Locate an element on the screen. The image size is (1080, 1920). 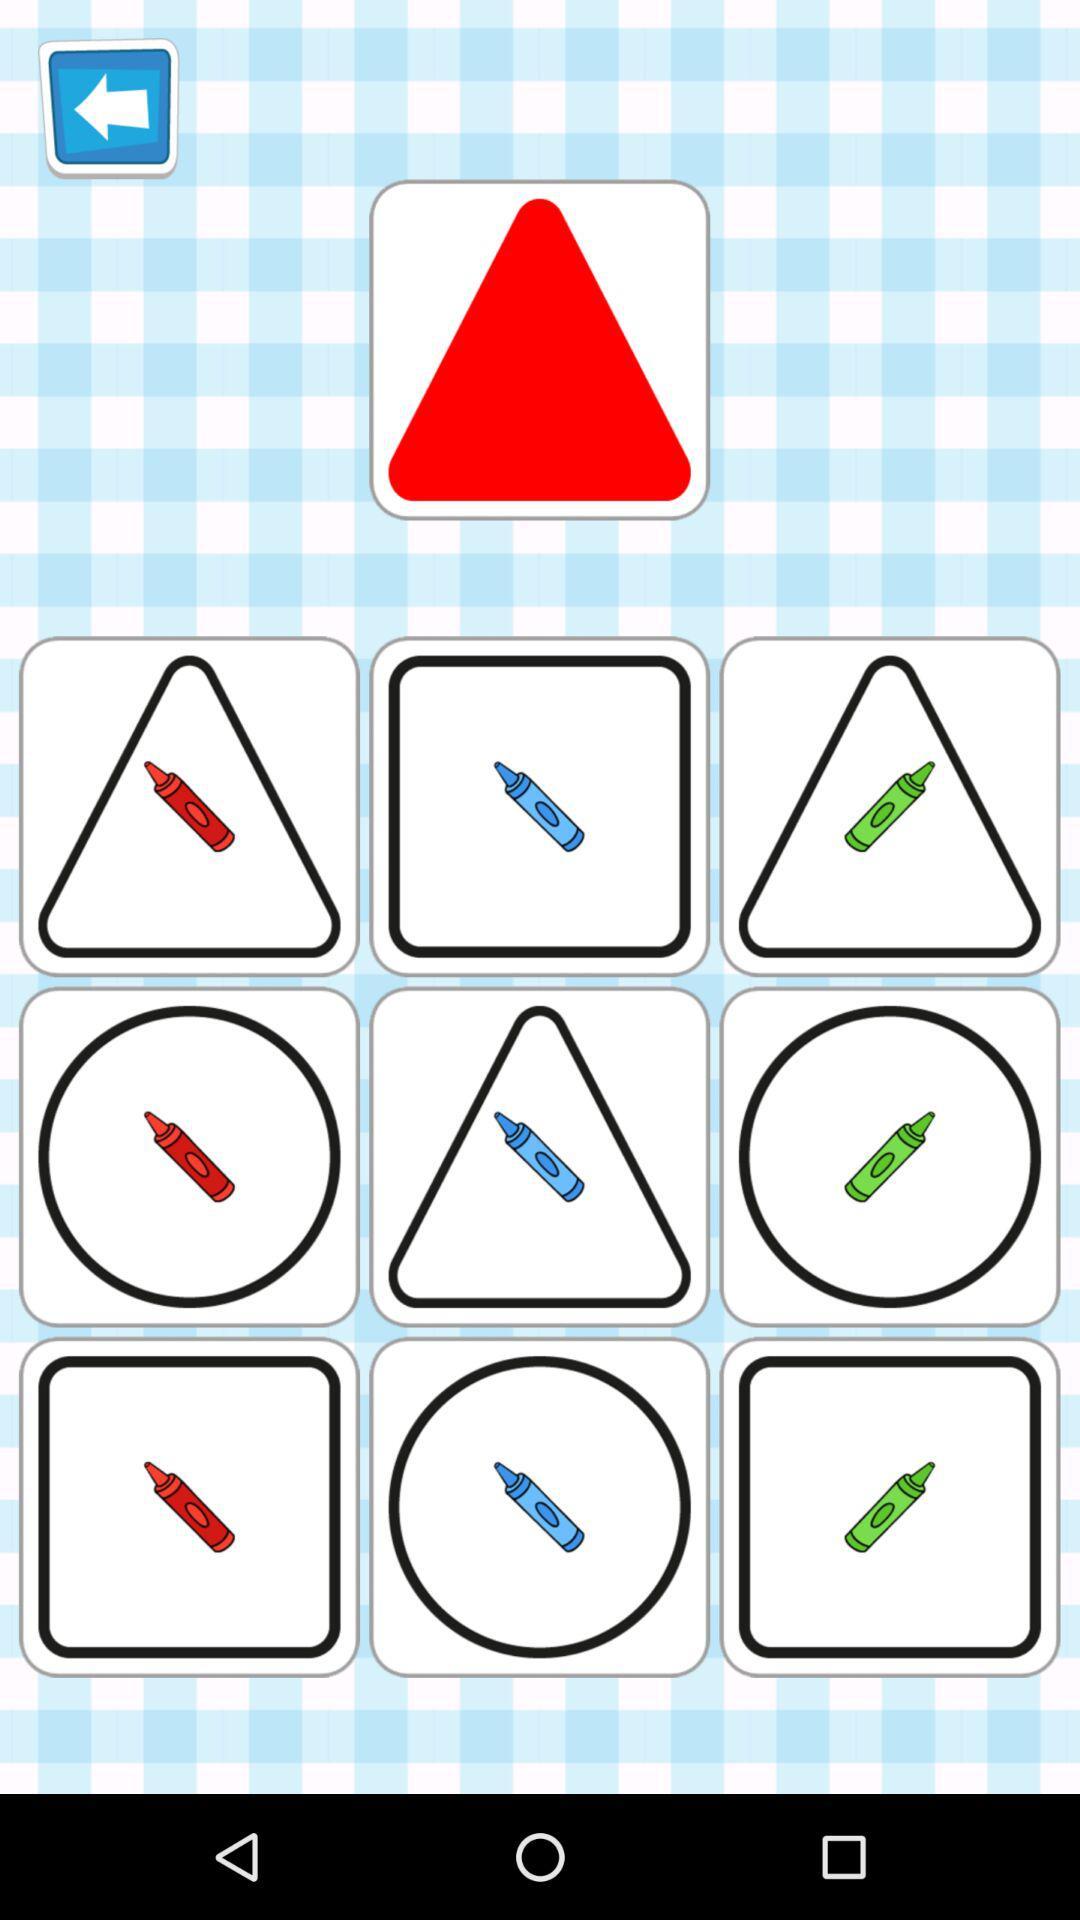
first option in third row is located at coordinates (189, 1156).